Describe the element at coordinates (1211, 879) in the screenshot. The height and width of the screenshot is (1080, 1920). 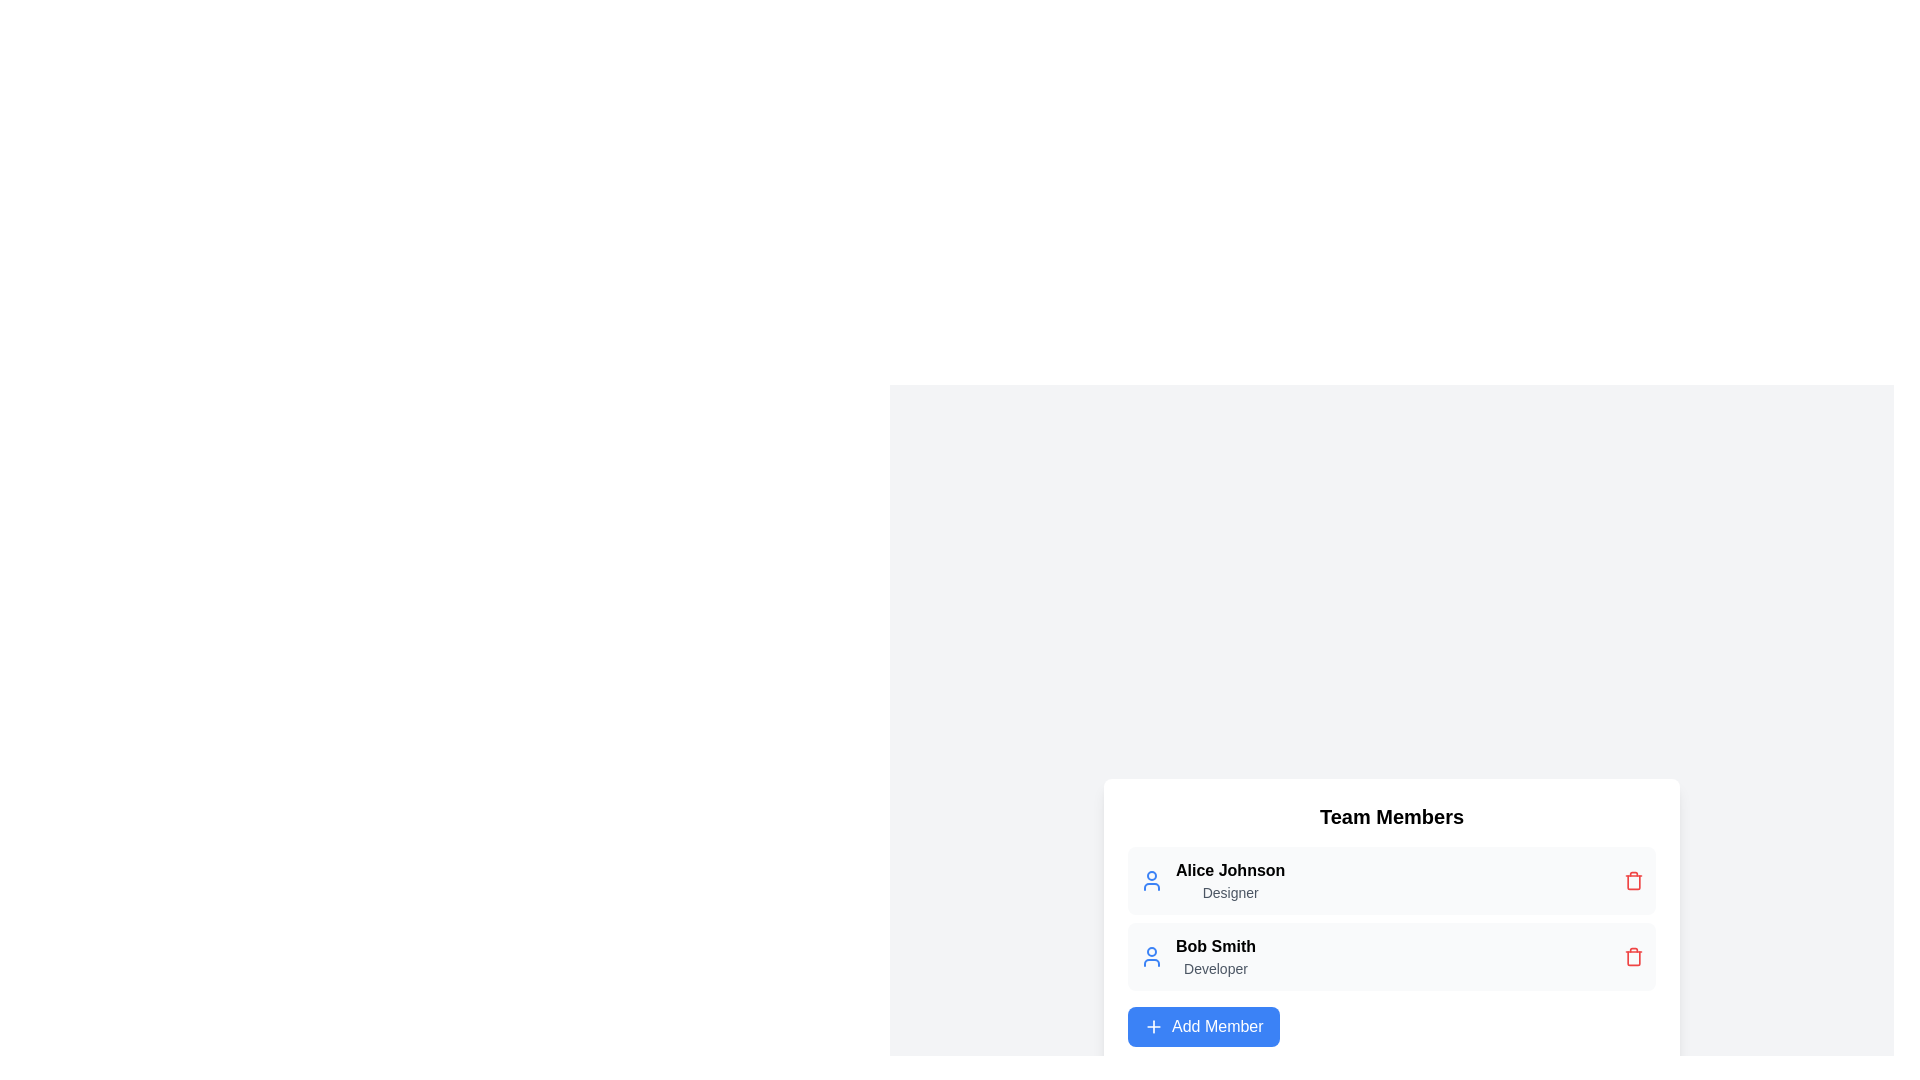
I see `the Profile Display of the first team member, located in a light gray rounded box` at that location.